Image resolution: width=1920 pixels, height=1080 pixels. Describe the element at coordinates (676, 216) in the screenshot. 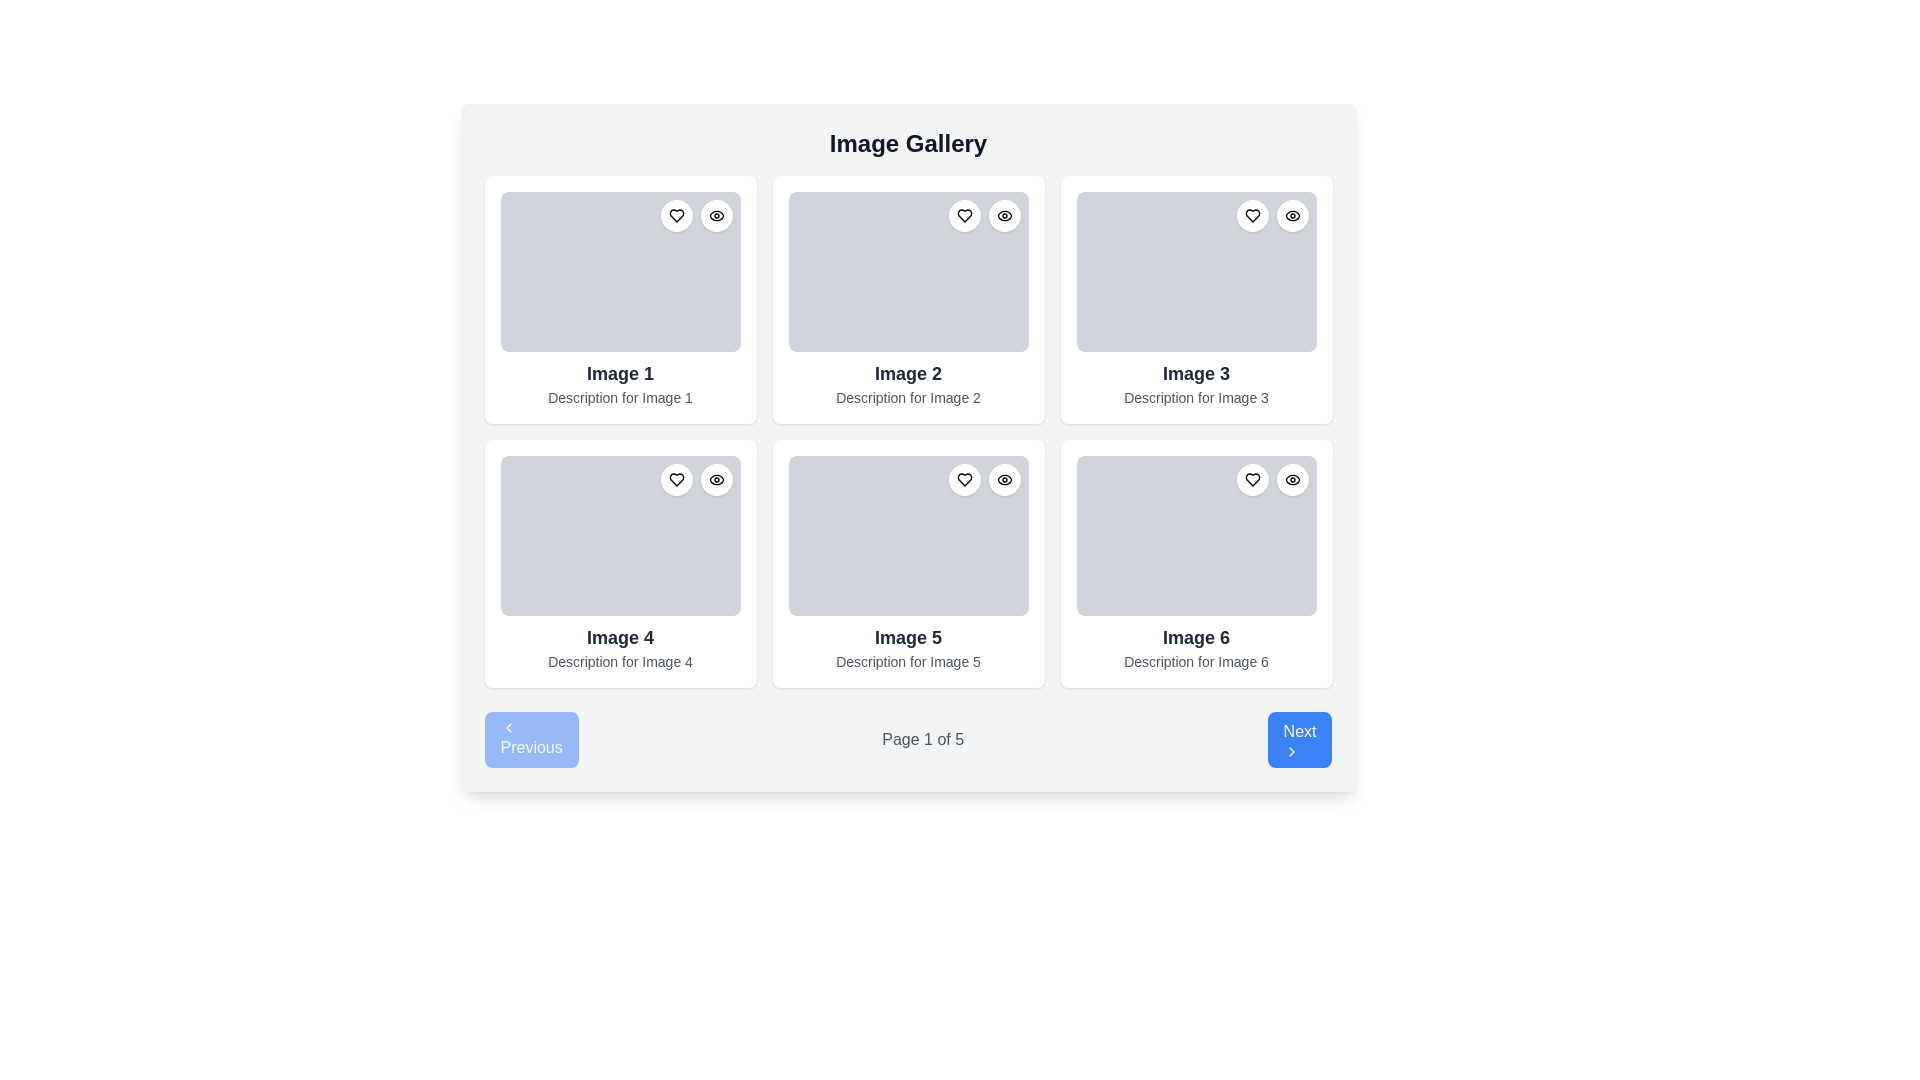

I see `the 'like' button located in the top-right corner of 'Image 1'` at that location.